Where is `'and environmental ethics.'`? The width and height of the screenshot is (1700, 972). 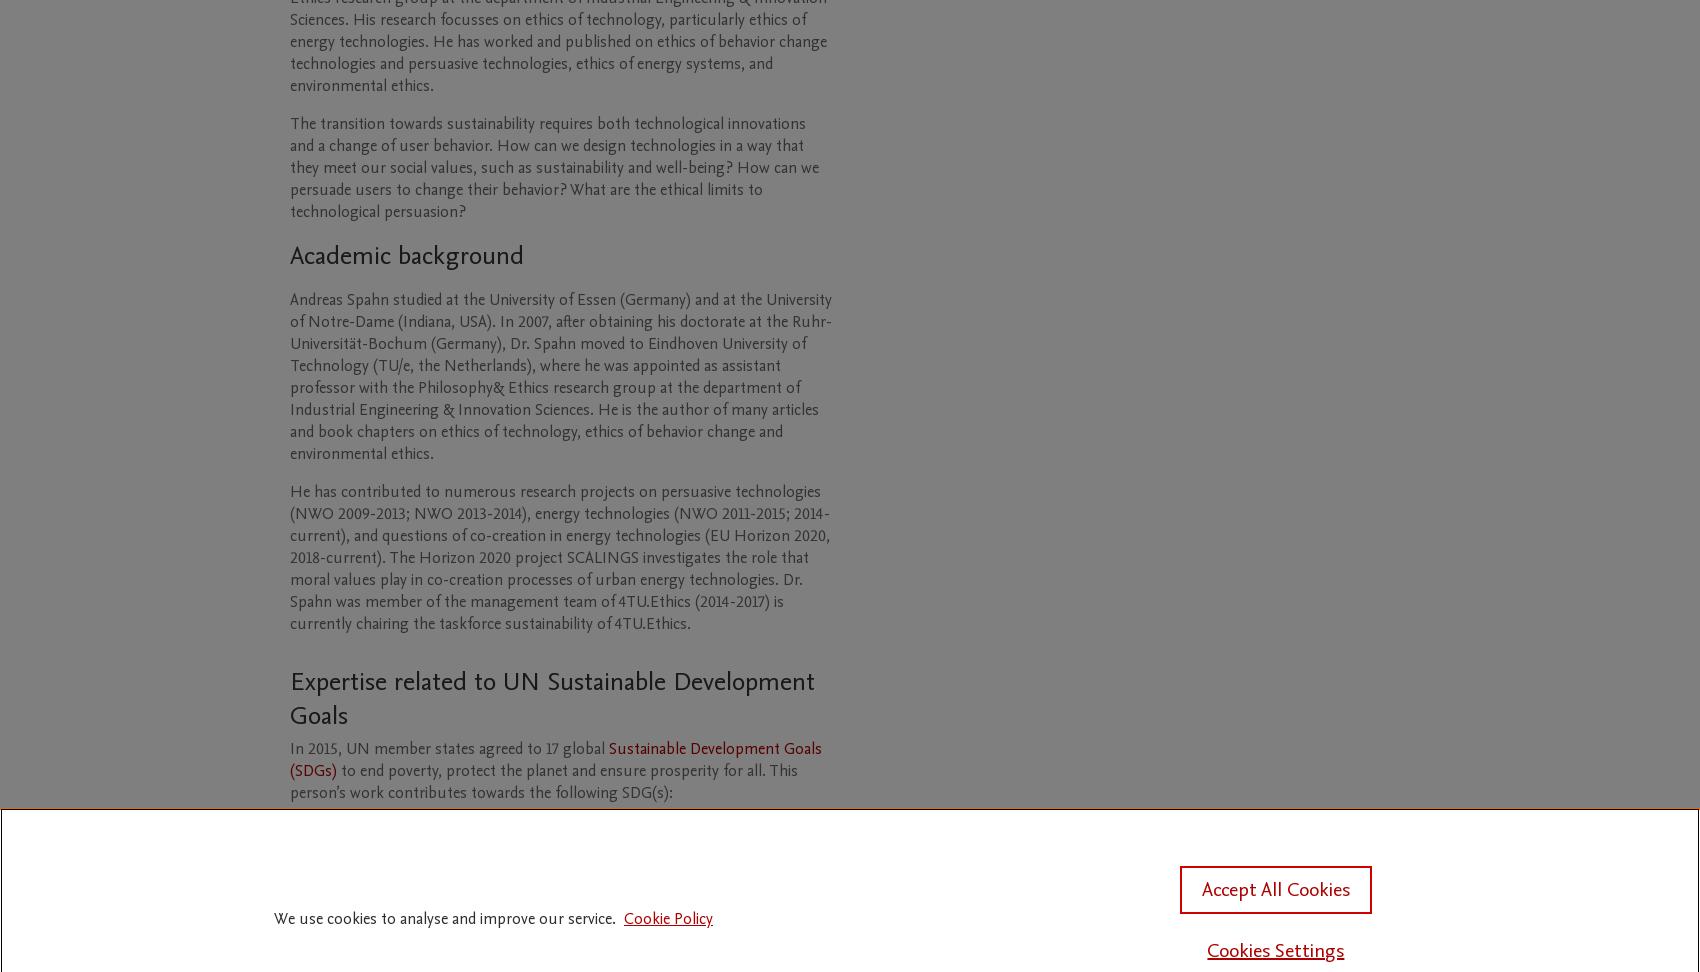
'and environmental ethics.' is located at coordinates (531, 72).